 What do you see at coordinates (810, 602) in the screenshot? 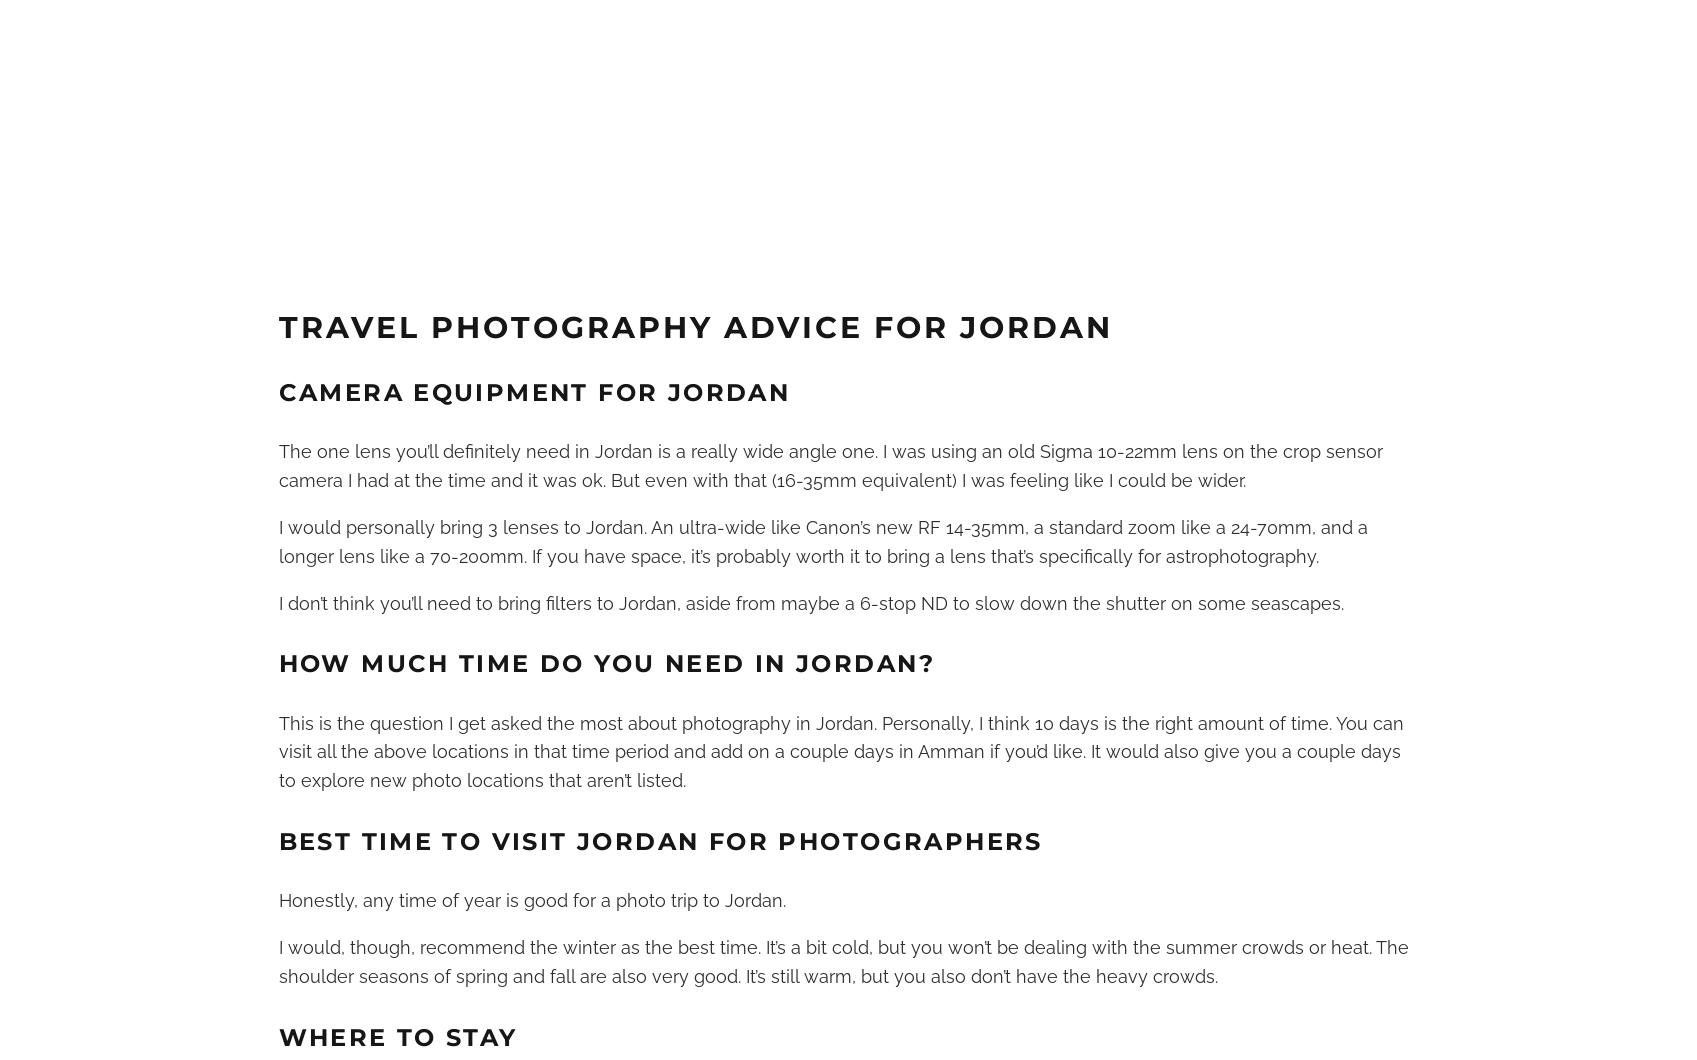
I see `'I don’t think you’ll need to bring filters to Jordan, aside from maybe a 6-stop ND to slow down the shutter on some seascapes.'` at bounding box center [810, 602].